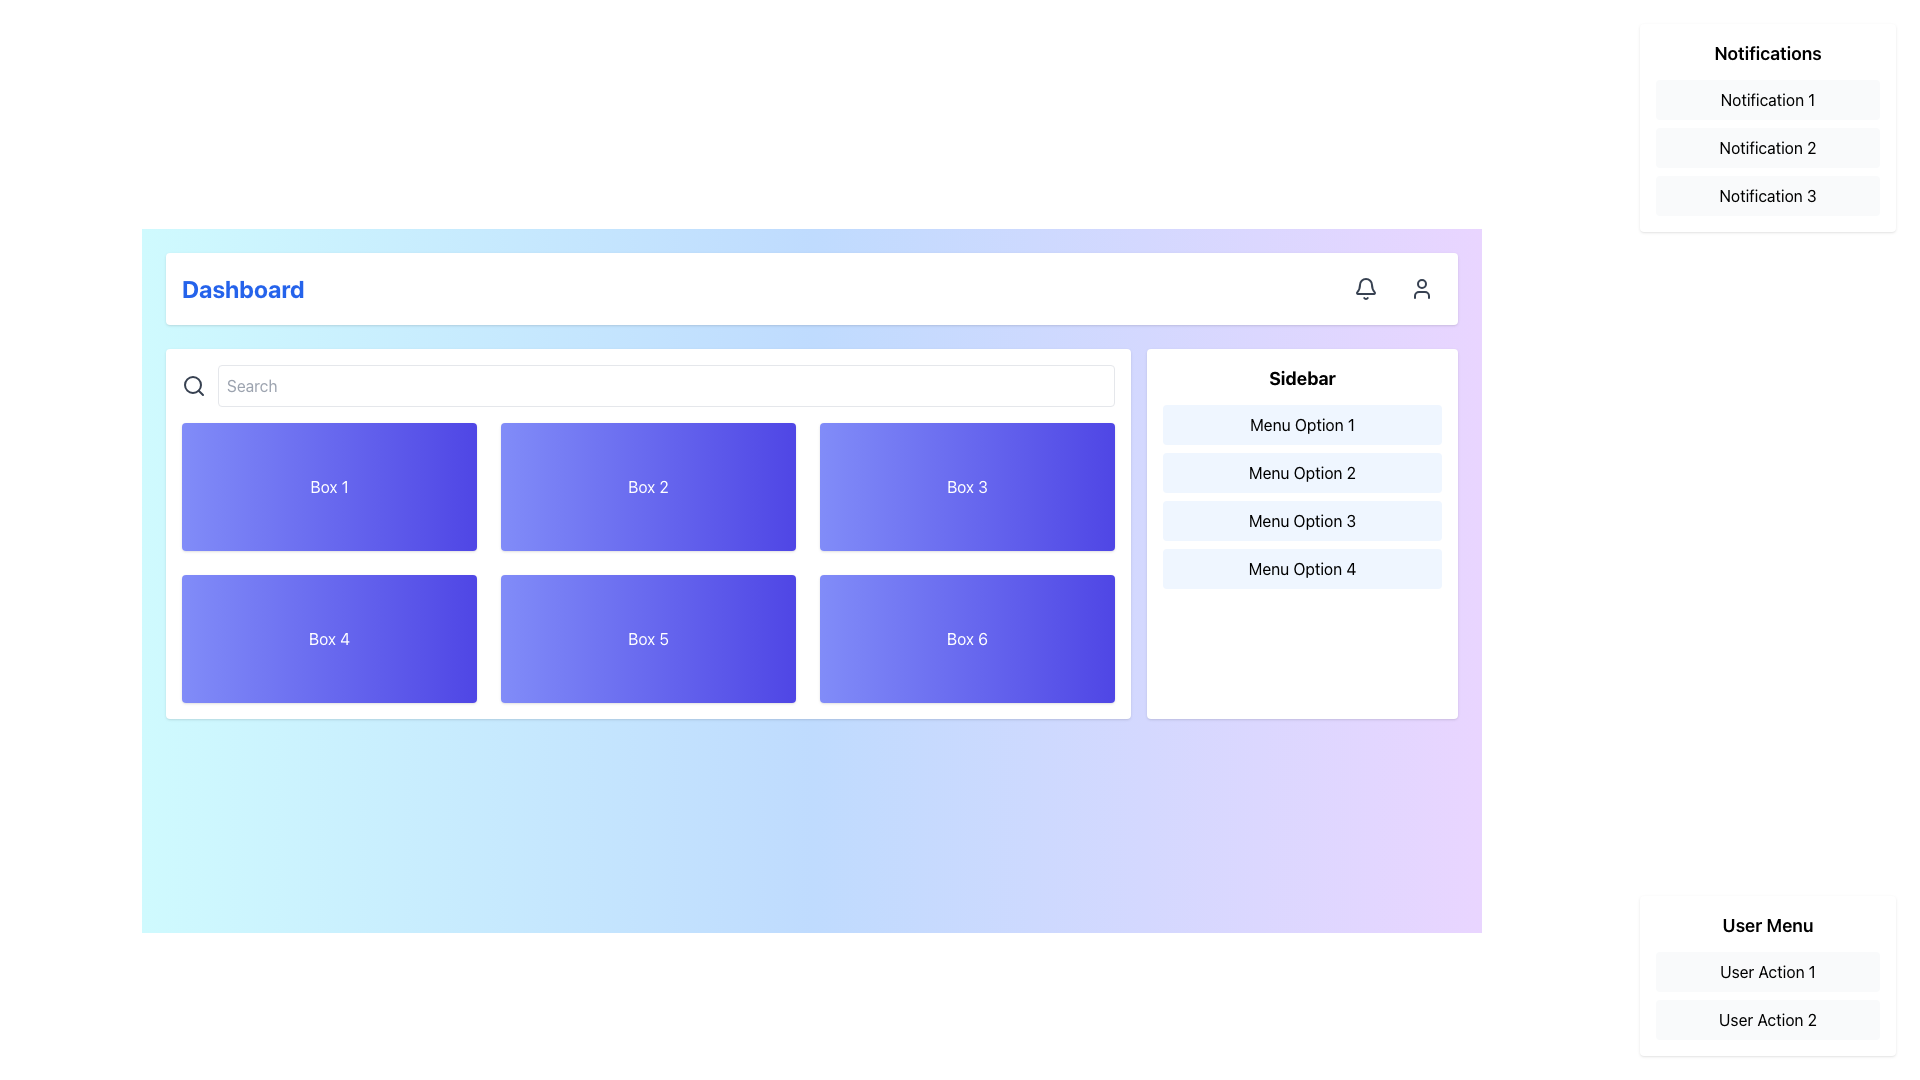  Describe the element at coordinates (1302, 532) in the screenshot. I see `the Sidebar menu located in the rightmost column of the layout grid` at that location.